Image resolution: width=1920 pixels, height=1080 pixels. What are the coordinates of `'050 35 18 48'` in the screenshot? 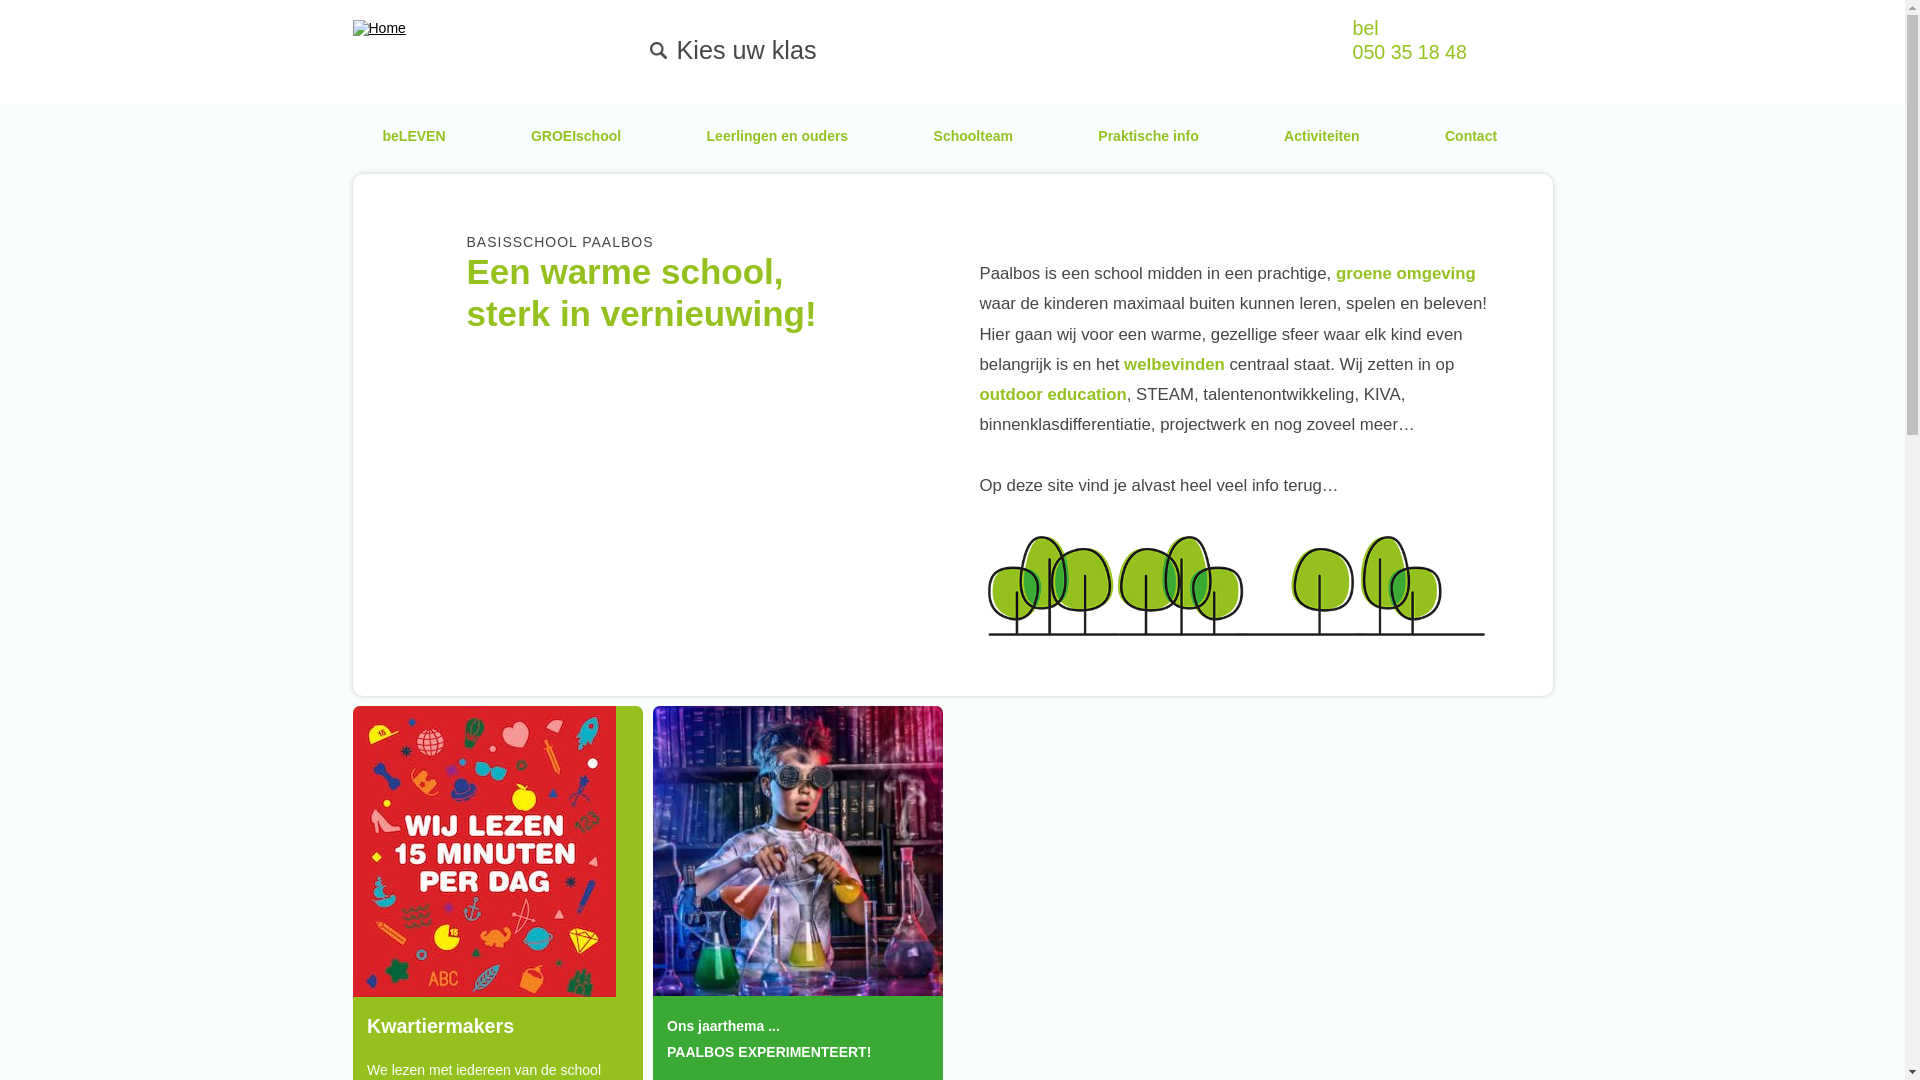 It's located at (1408, 50).